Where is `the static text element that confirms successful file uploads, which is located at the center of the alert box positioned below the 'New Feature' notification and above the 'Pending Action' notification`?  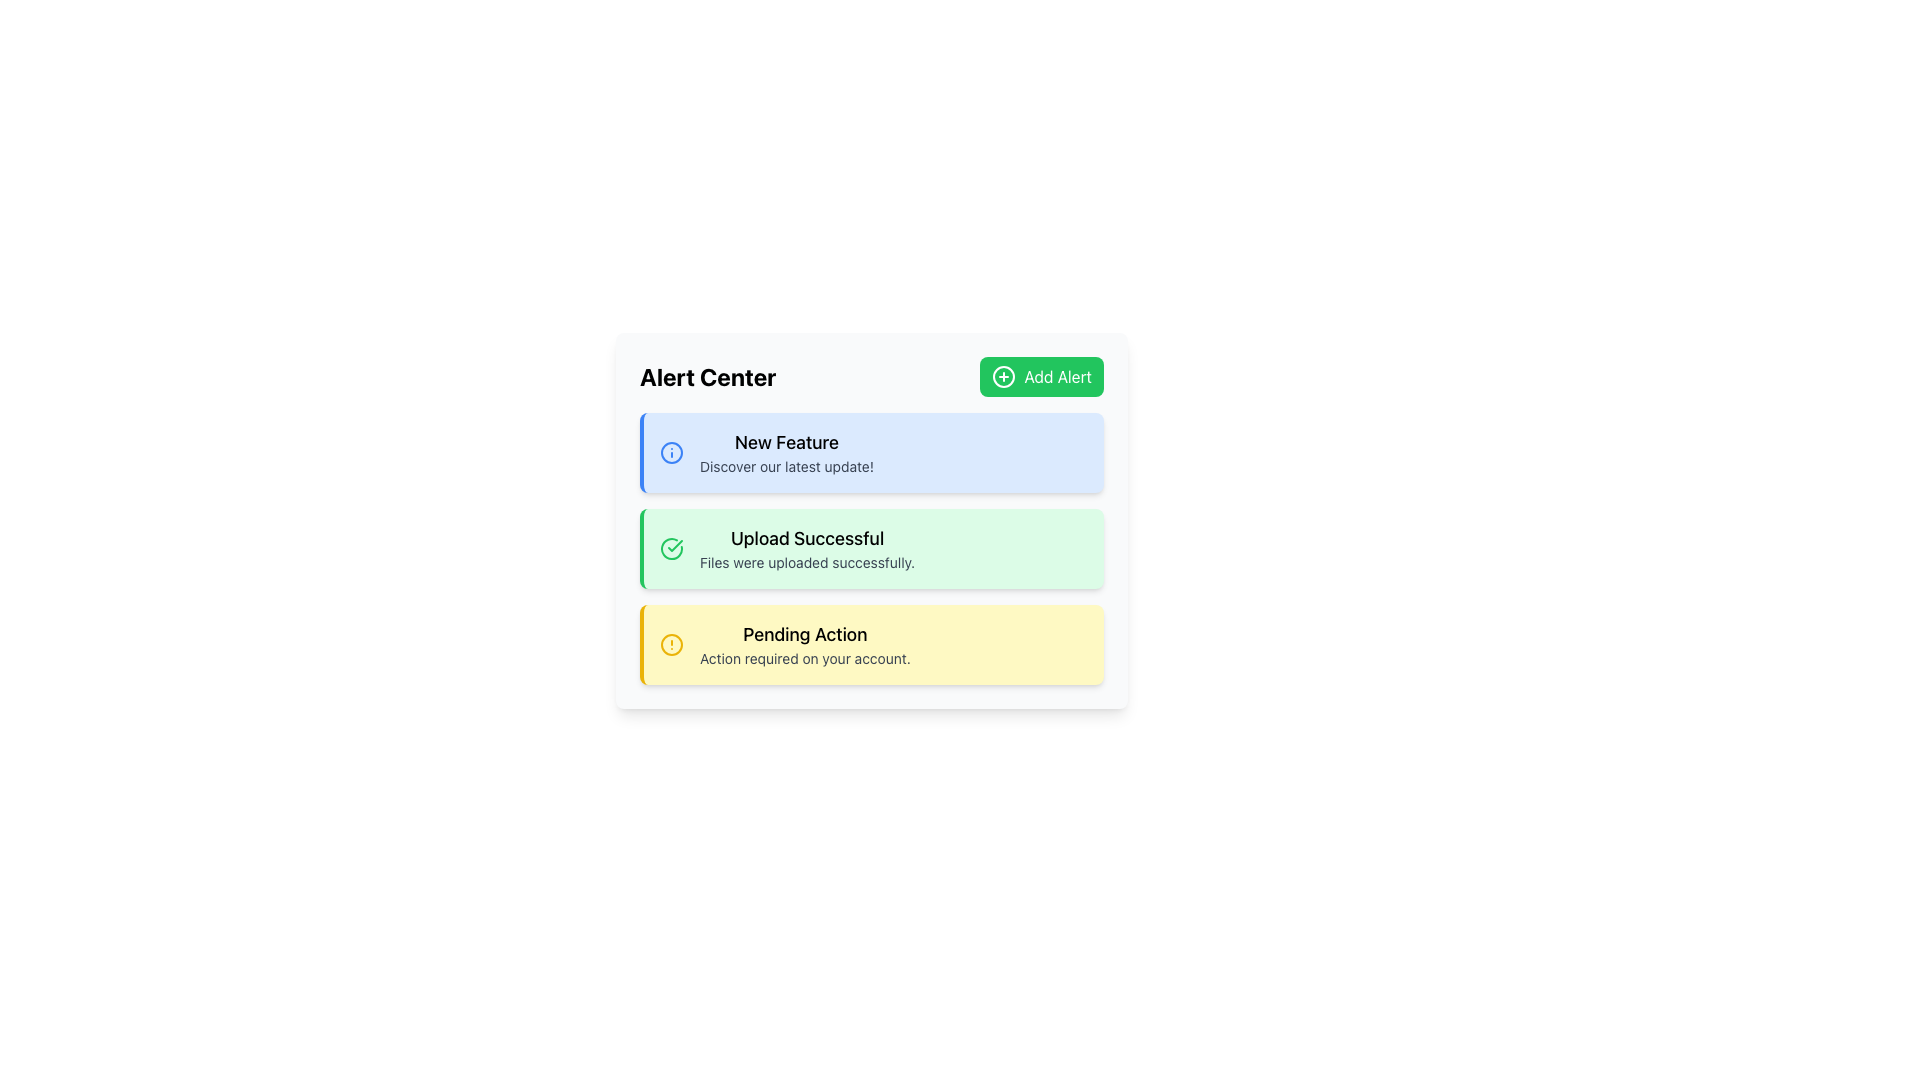
the static text element that confirms successful file uploads, which is located at the center of the alert box positioned below the 'New Feature' notification and above the 'Pending Action' notification is located at coordinates (807, 548).